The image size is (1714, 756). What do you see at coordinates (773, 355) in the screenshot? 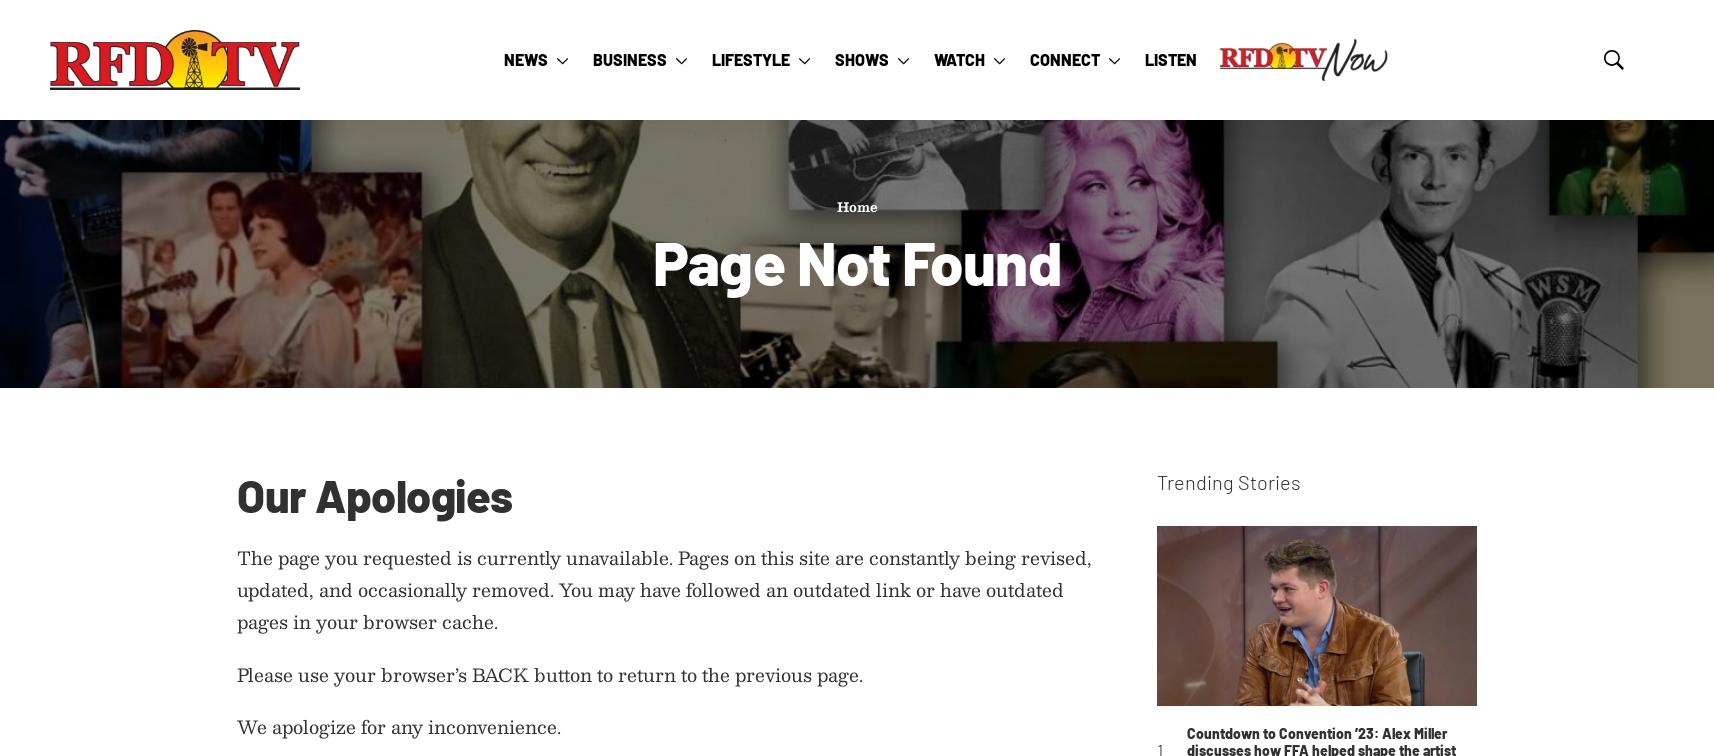
I see `'Machinery'` at bounding box center [773, 355].